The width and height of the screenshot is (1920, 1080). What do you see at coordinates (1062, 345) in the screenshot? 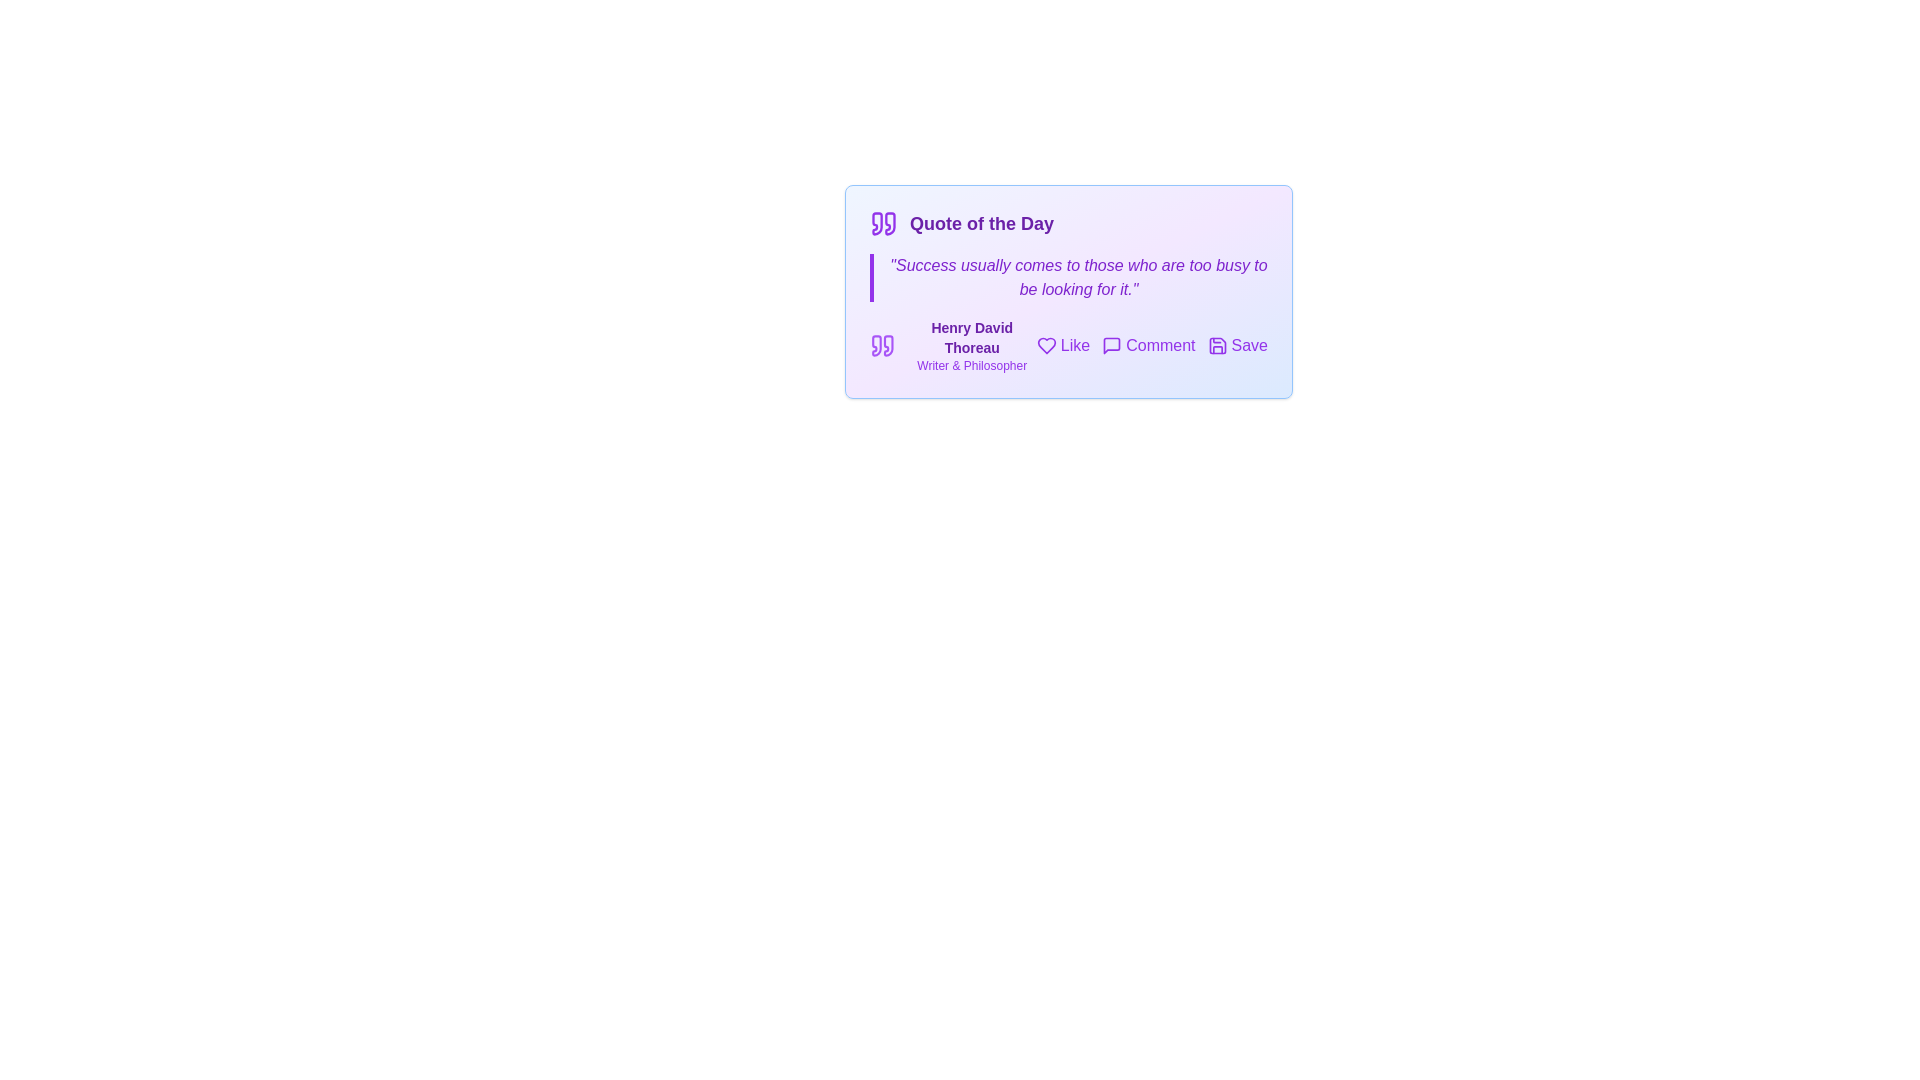
I see `the purple heart icon labeled 'Like' to like the content` at bounding box center [1062, 345].